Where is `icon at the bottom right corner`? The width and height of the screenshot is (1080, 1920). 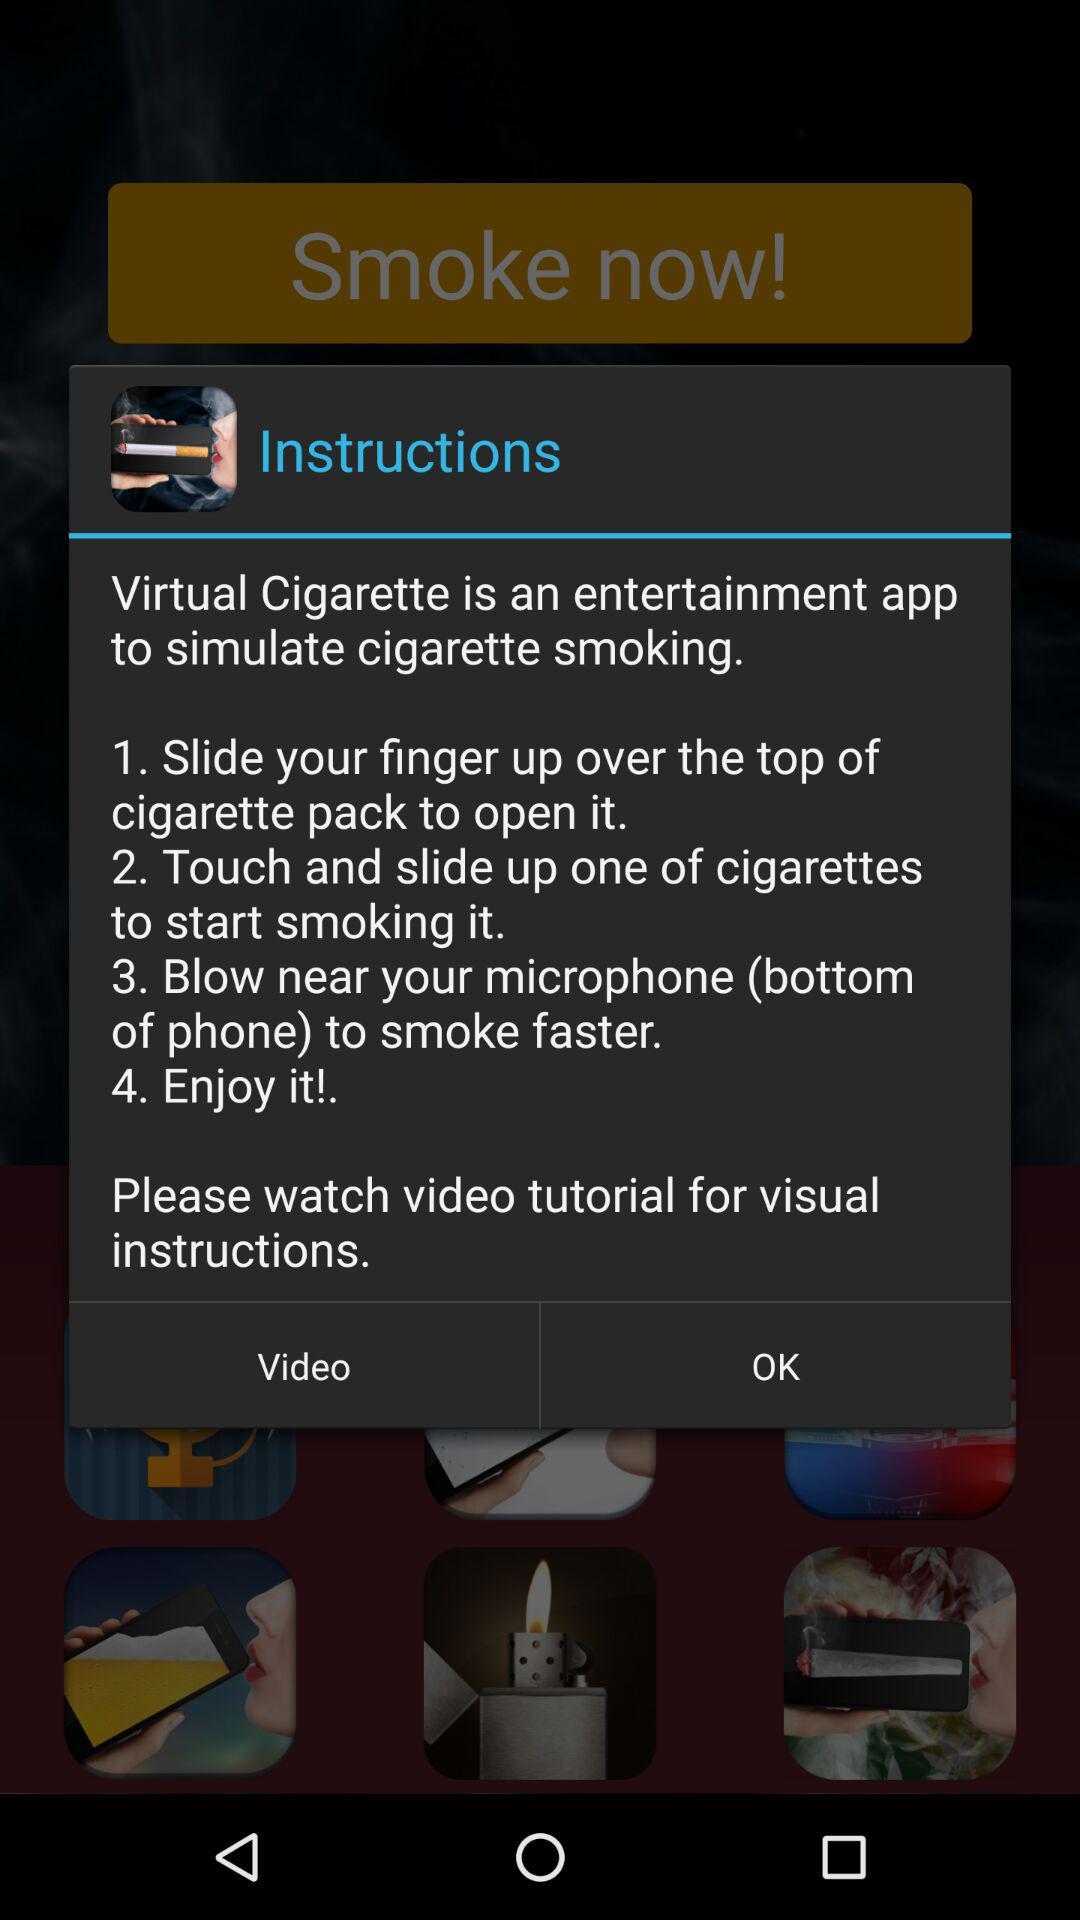 icon at the bottom right corner is located at coordinates (774, 1364).